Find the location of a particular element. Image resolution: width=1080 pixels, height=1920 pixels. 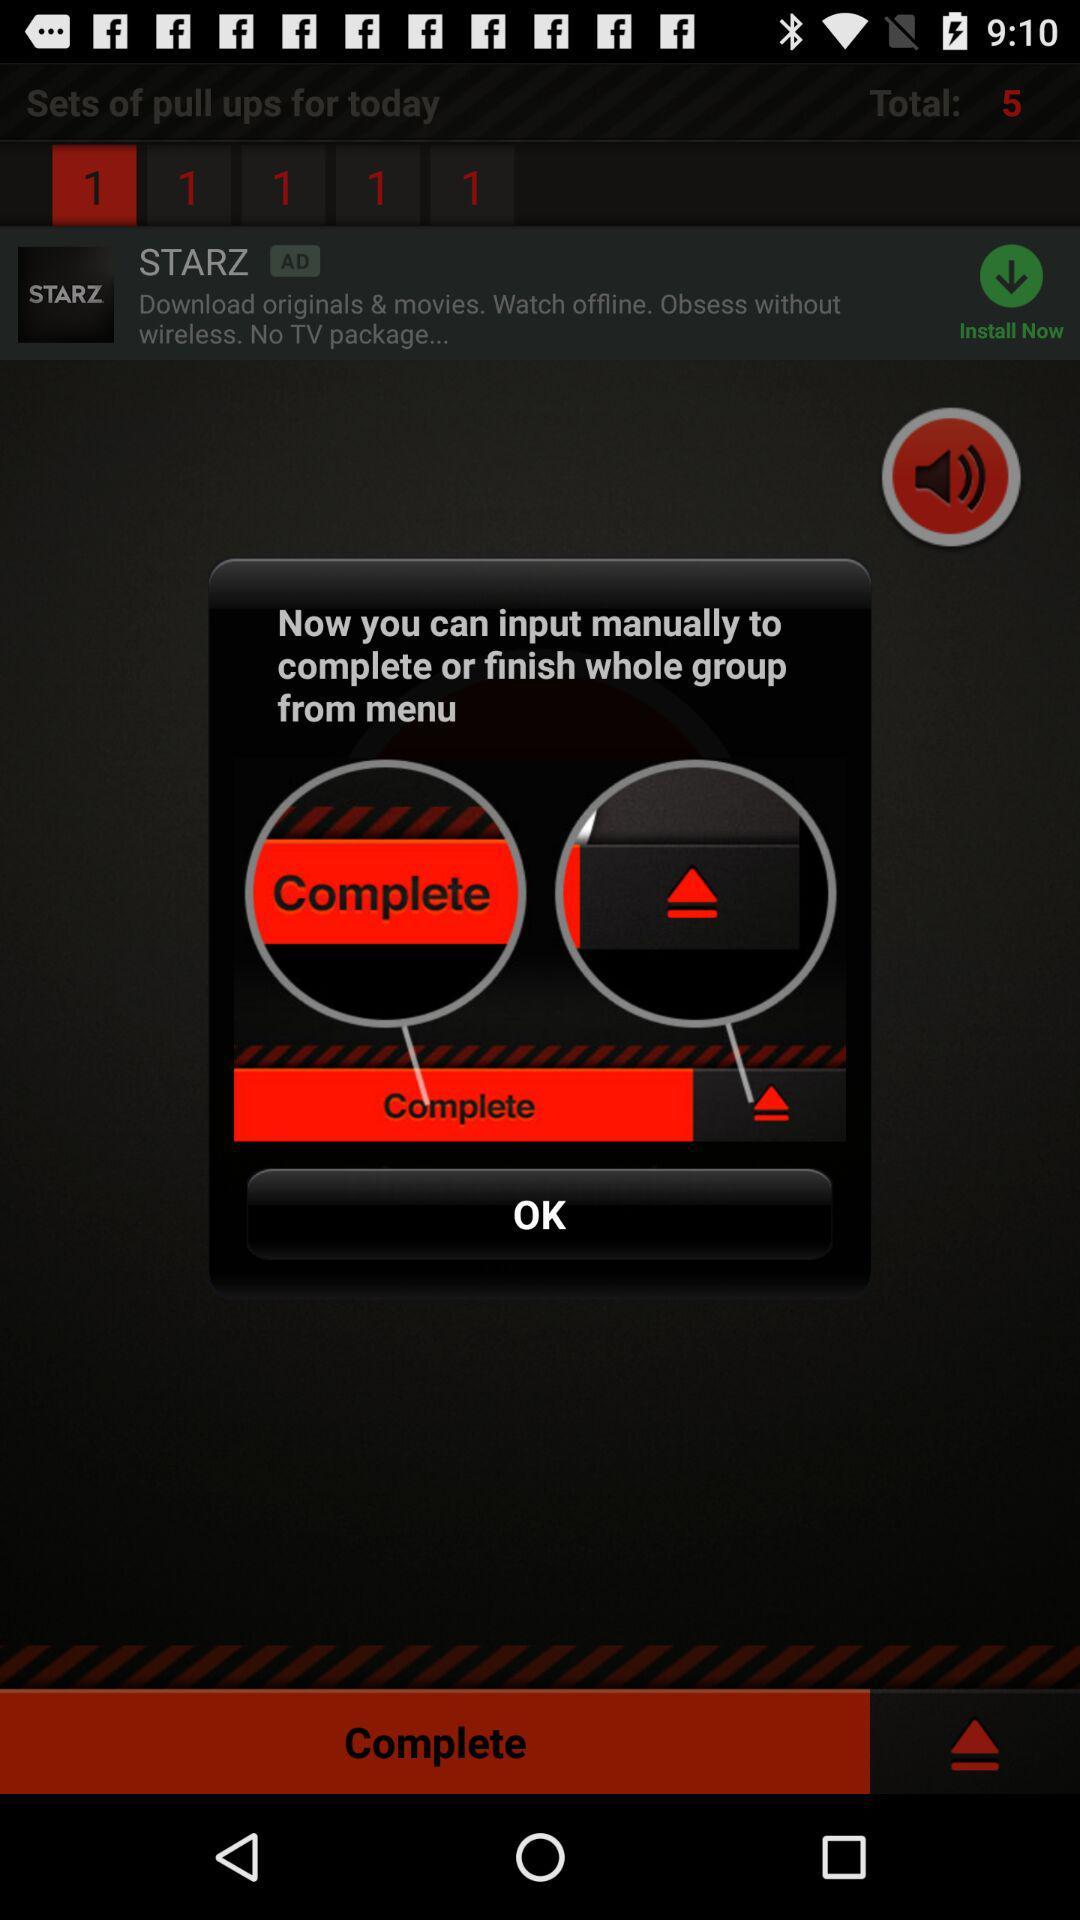

ok is located at coordinates (538, 1212).